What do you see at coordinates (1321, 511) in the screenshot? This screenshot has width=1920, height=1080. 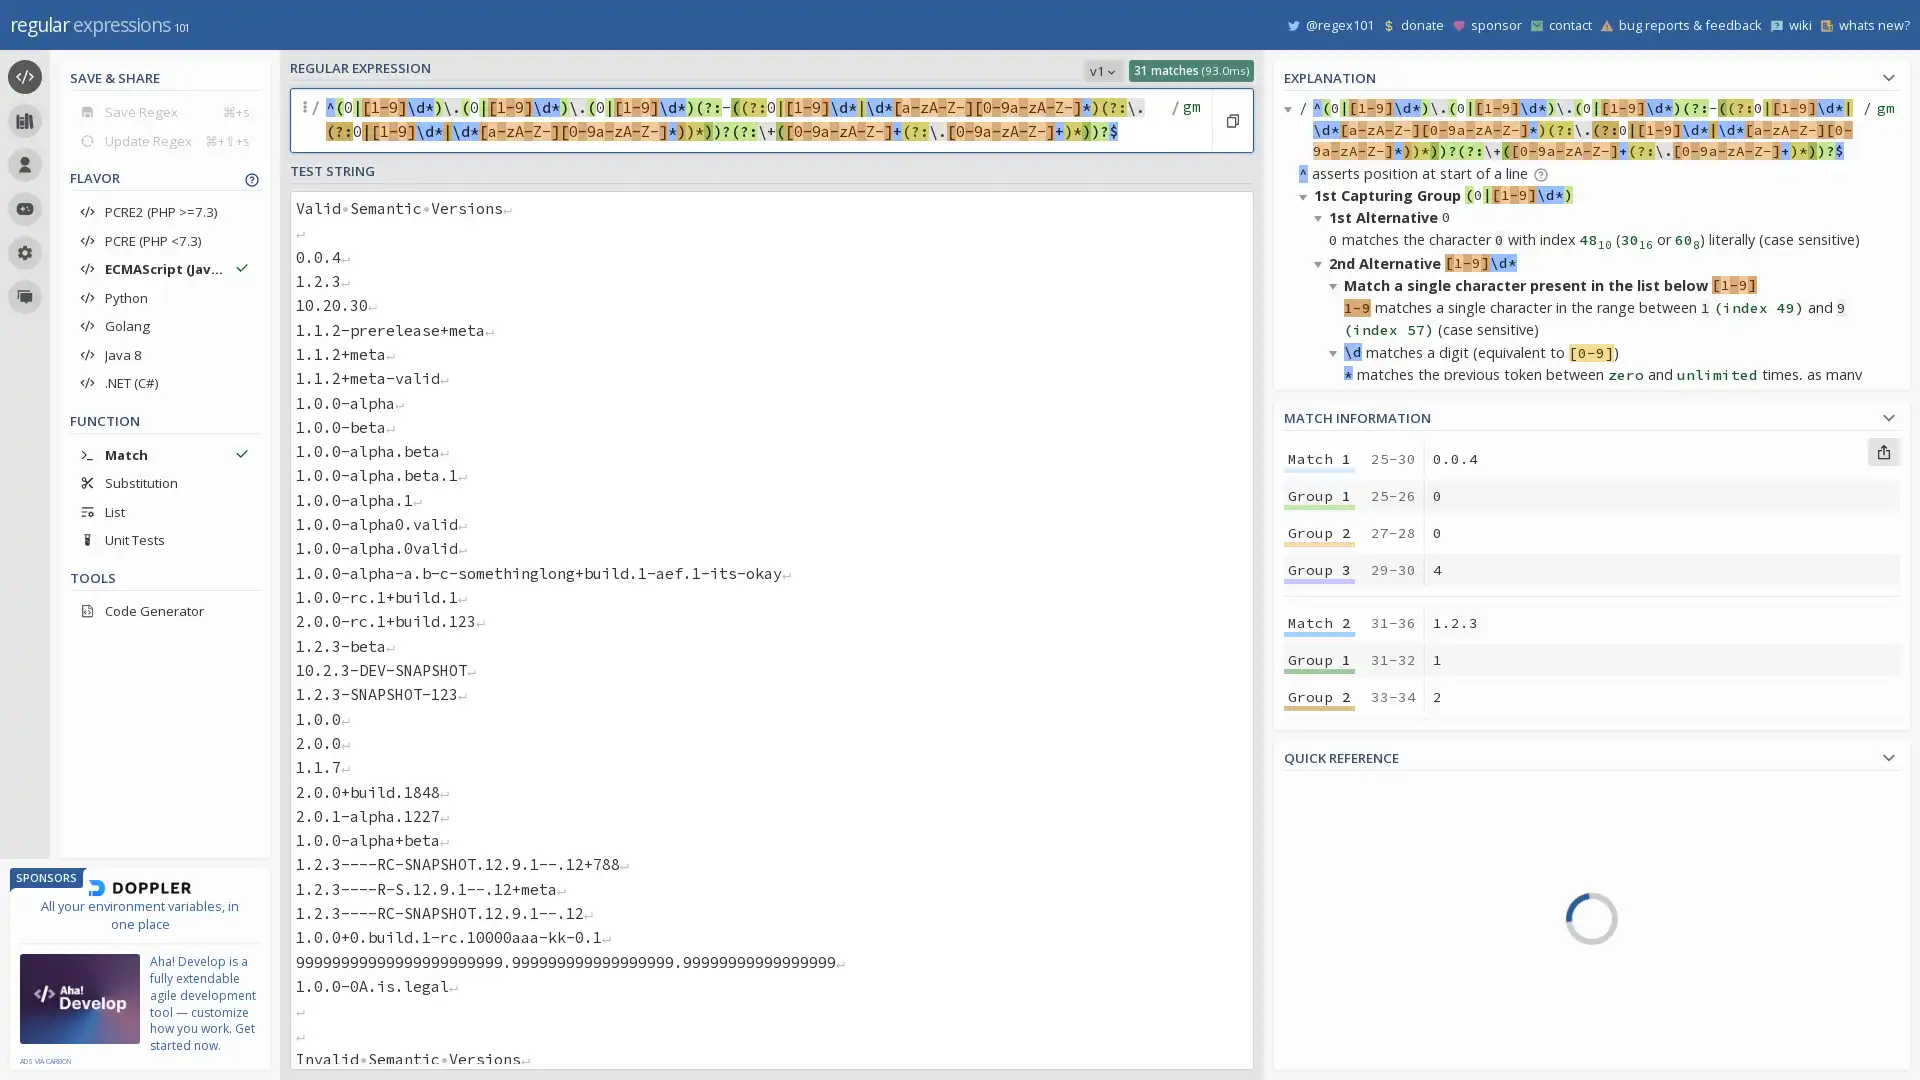 I see `Collapse Subtree` at bounding box center [1321, 511].